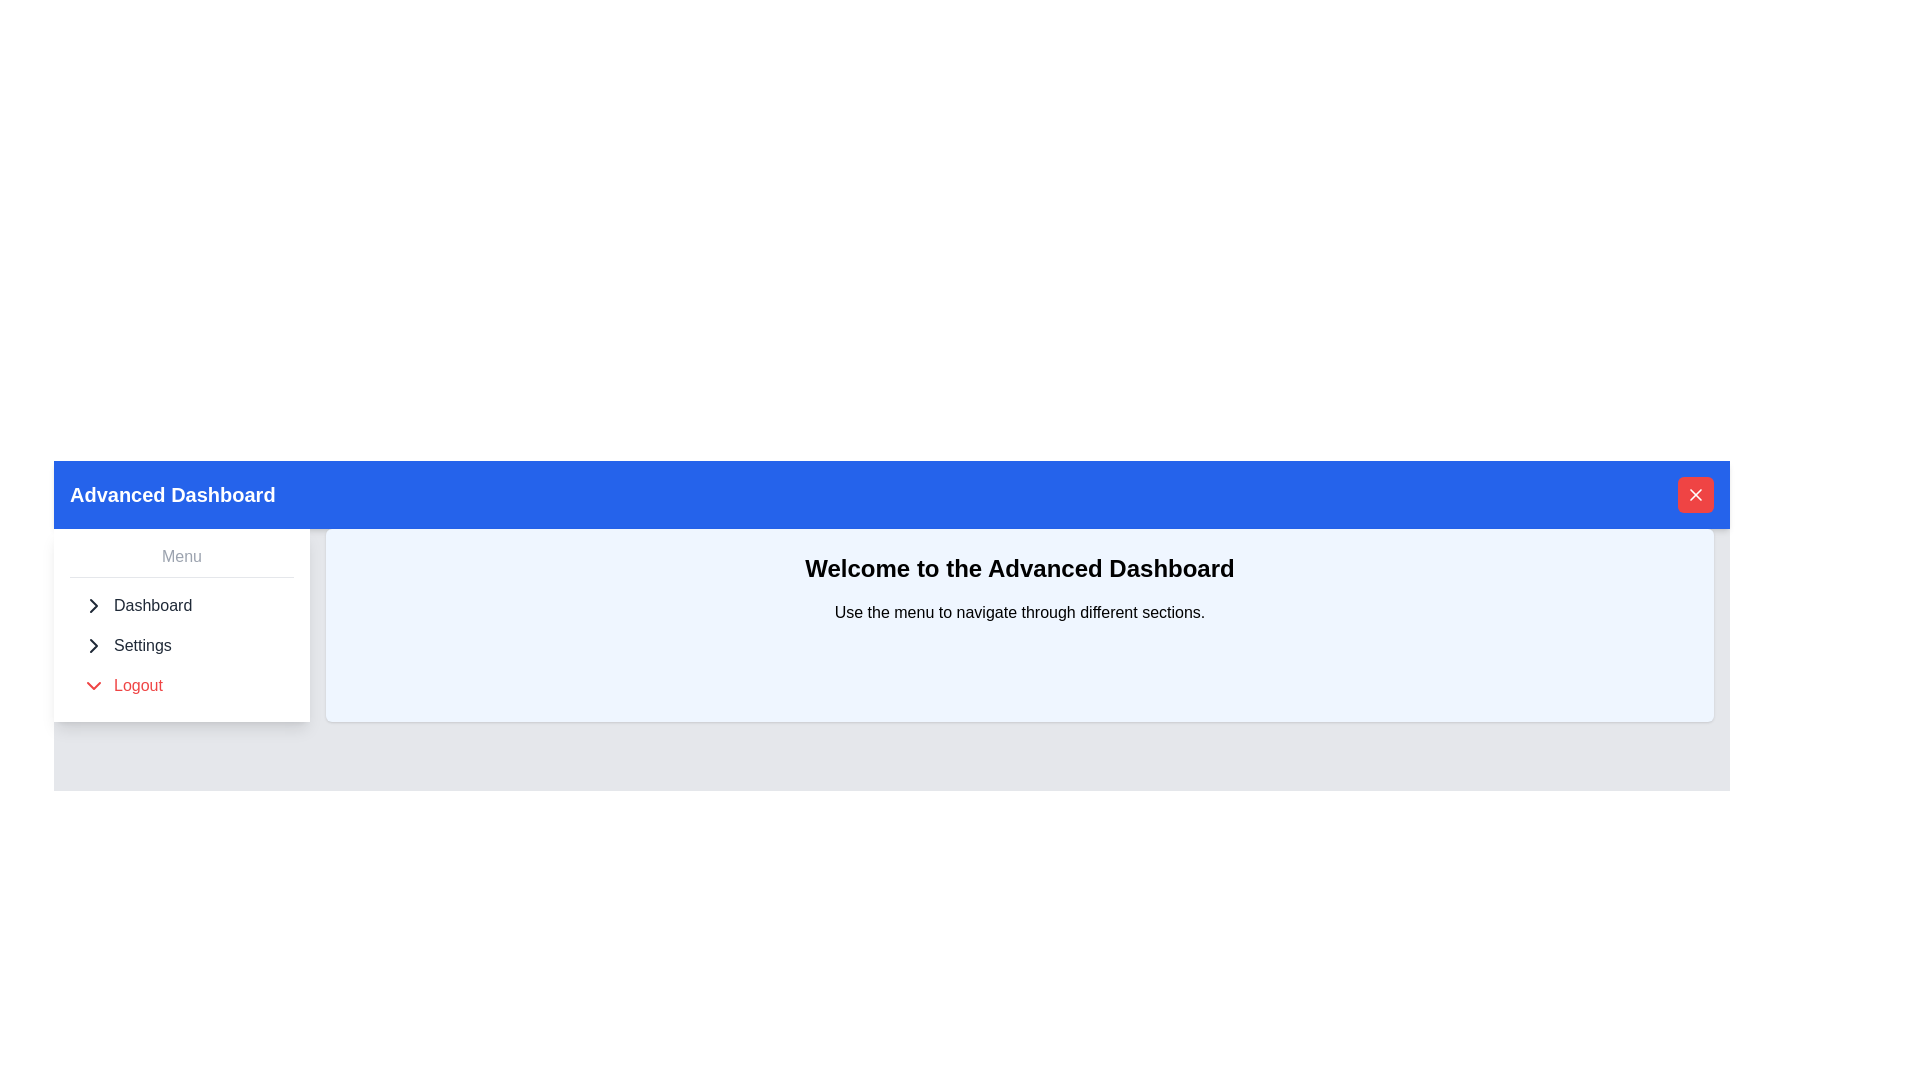  I want to click on the non-interactive Label located at the top section of the sidebar, which provides context for the menu items listed below, so click(182, 555).